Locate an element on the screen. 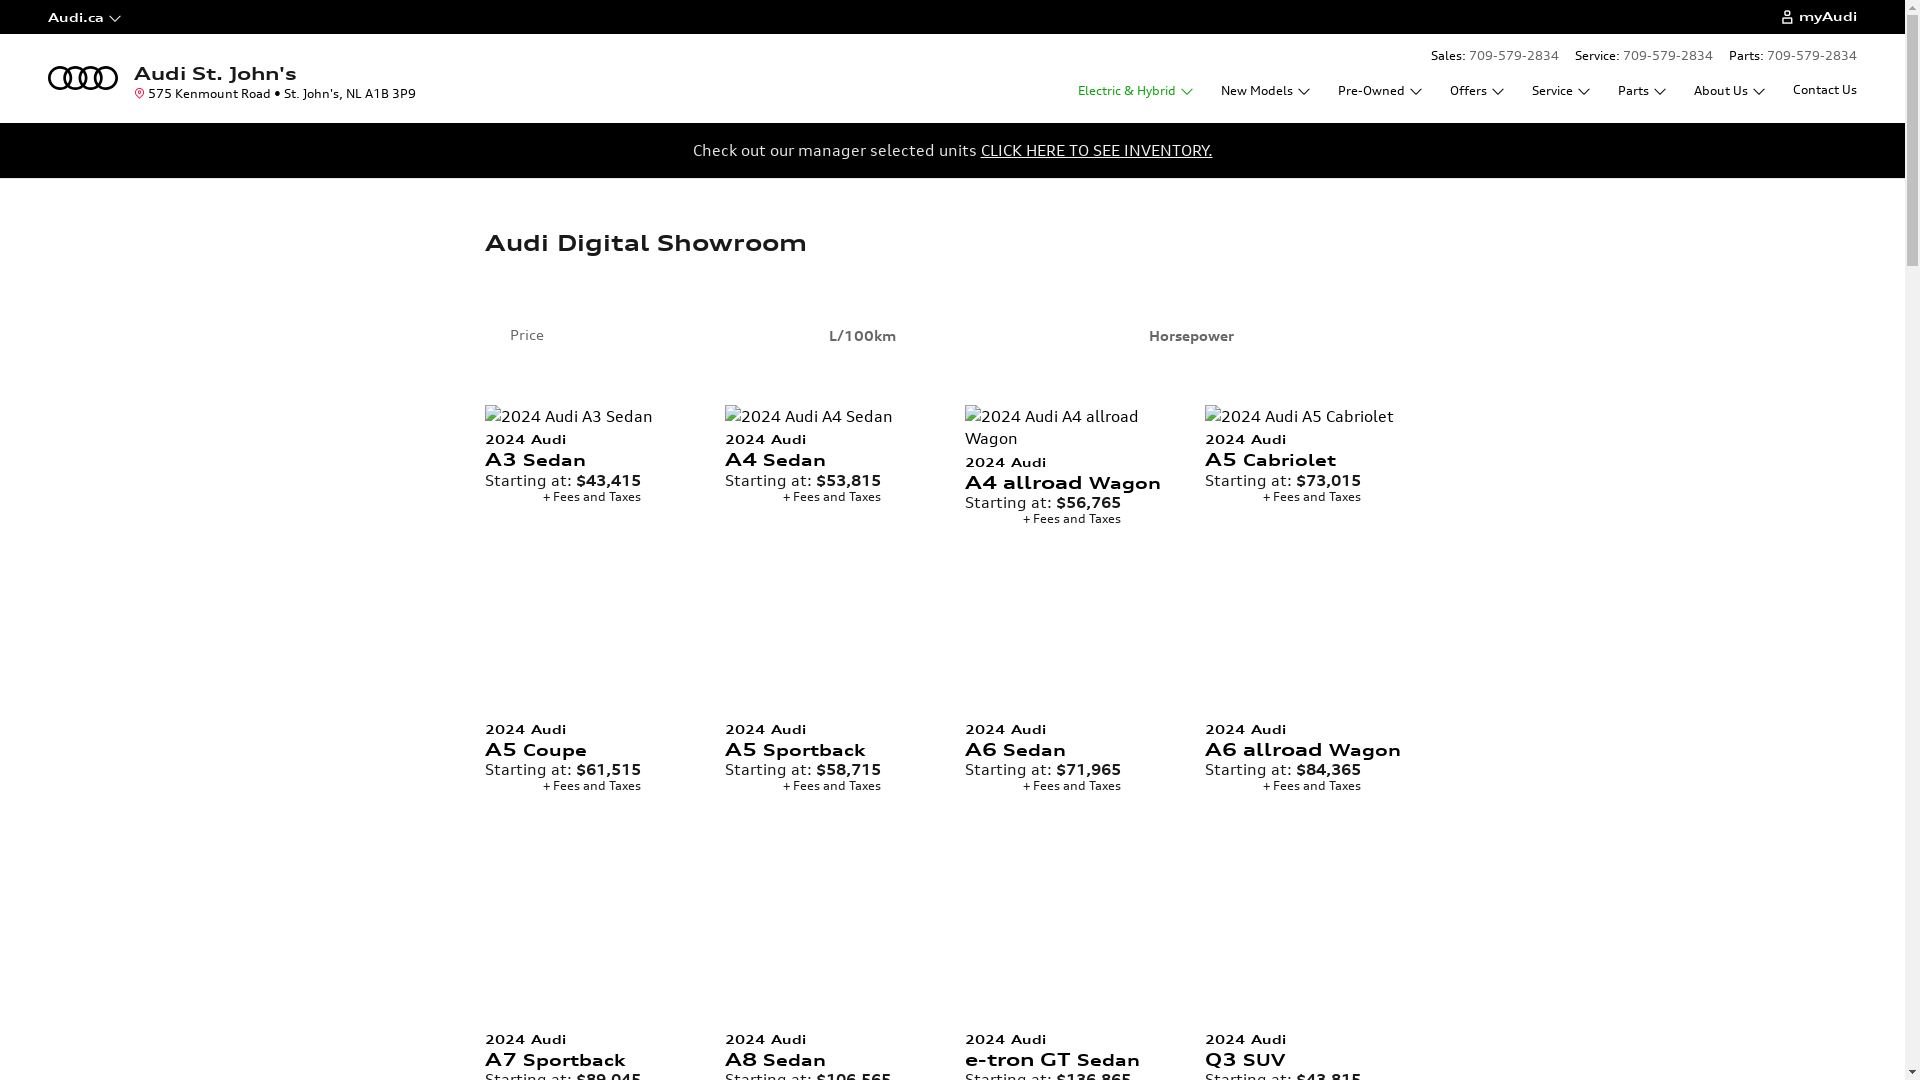 Image resolution: width=1920 pixels, height=1080 pixels. 'myAudi' is located at coordinates (1779, 16).